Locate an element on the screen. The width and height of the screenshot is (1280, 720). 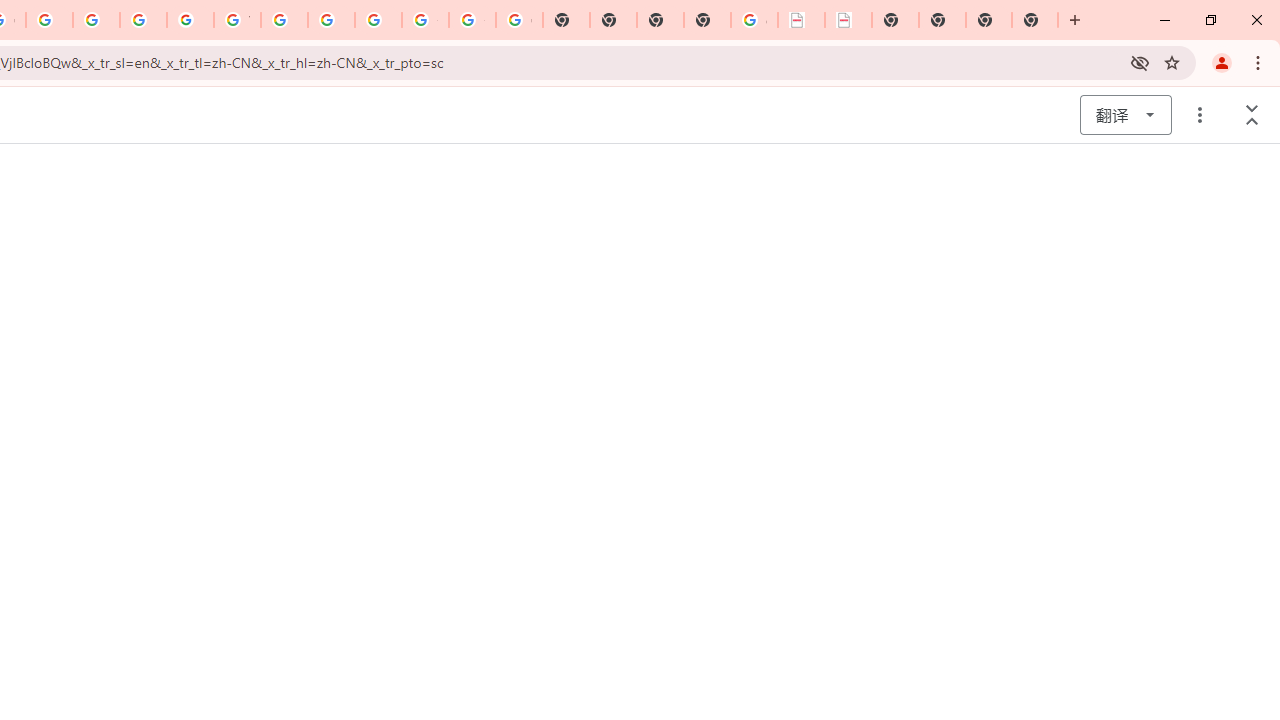
'BAE Systems Brasil | BAE Systems' is located at coordinates (848, 20).